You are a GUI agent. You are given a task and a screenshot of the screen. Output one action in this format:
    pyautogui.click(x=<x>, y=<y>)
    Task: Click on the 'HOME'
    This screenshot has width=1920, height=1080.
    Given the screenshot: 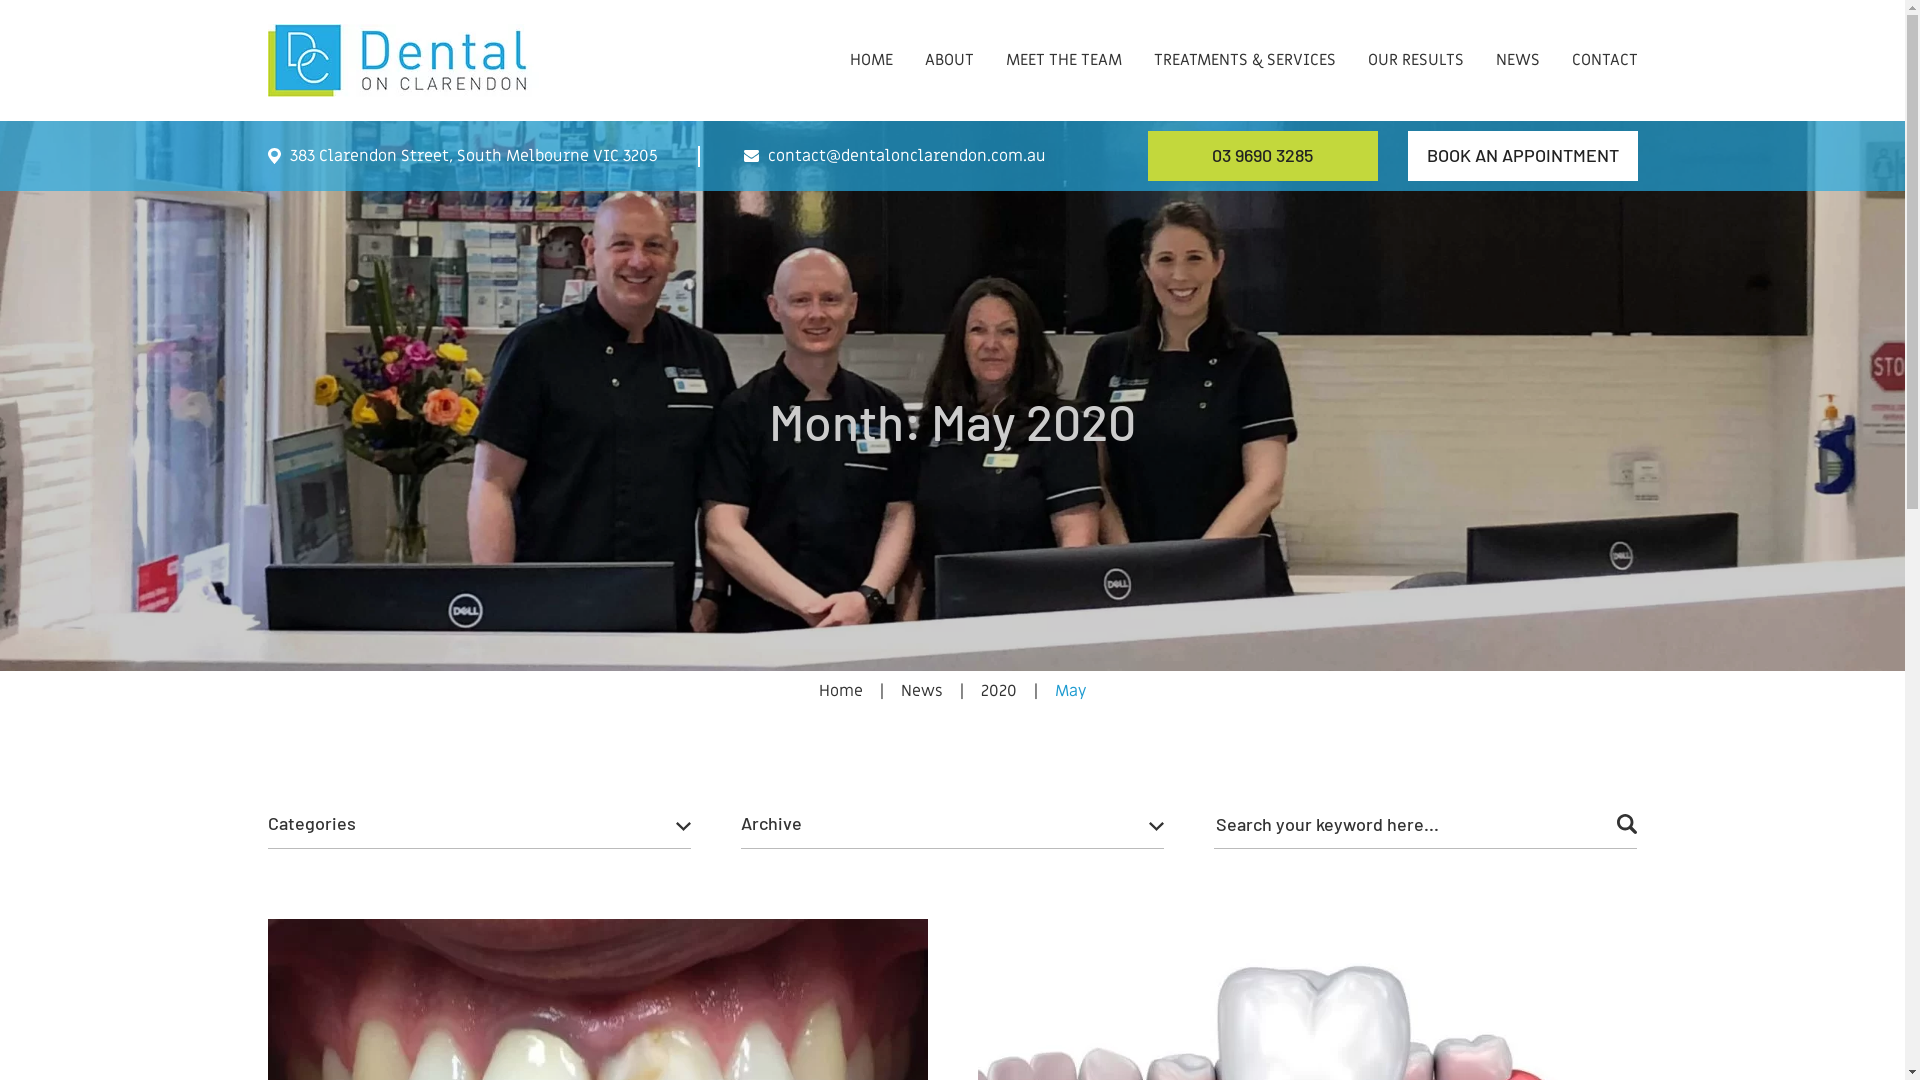 What is the action you would take?
    pyautogui.click(x=871, y=40)
    